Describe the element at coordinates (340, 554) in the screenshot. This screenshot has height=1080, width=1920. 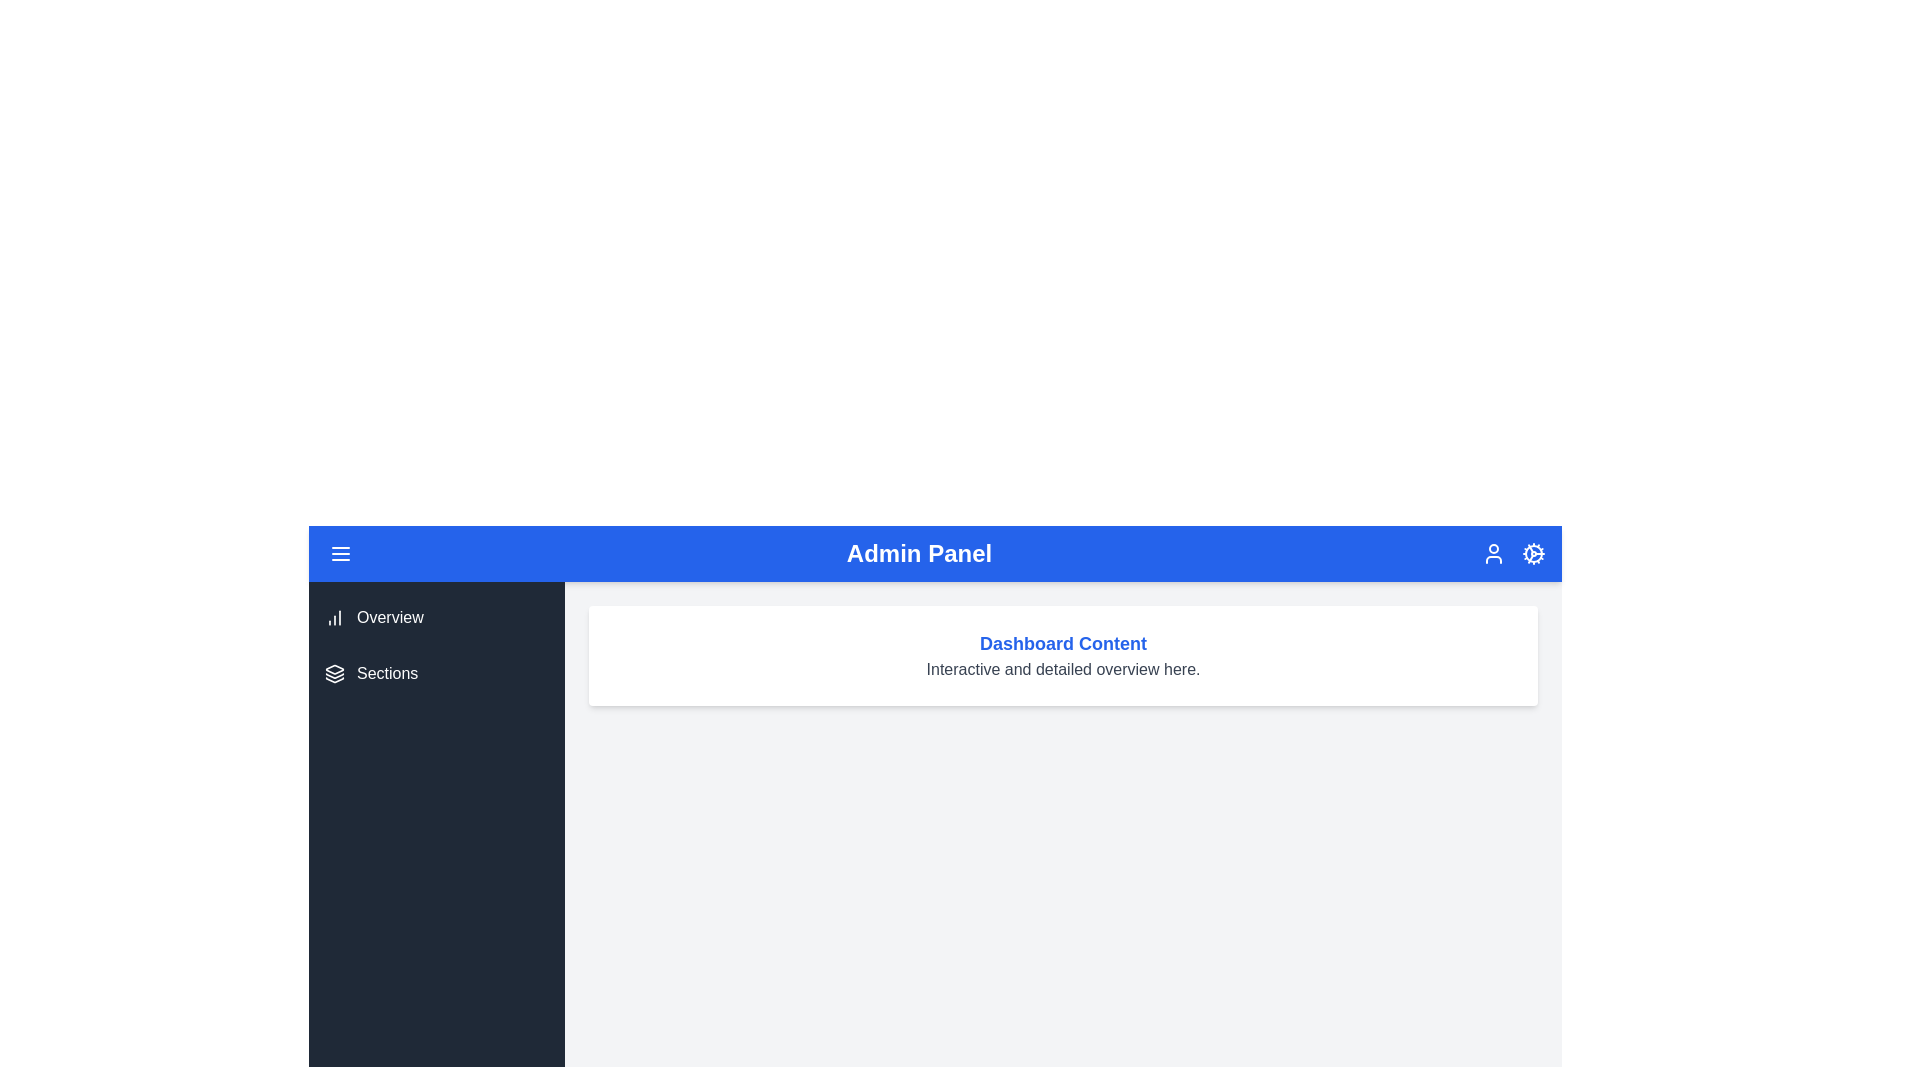
I see `the menu toggle button to toggle the menu visibility` at that location.